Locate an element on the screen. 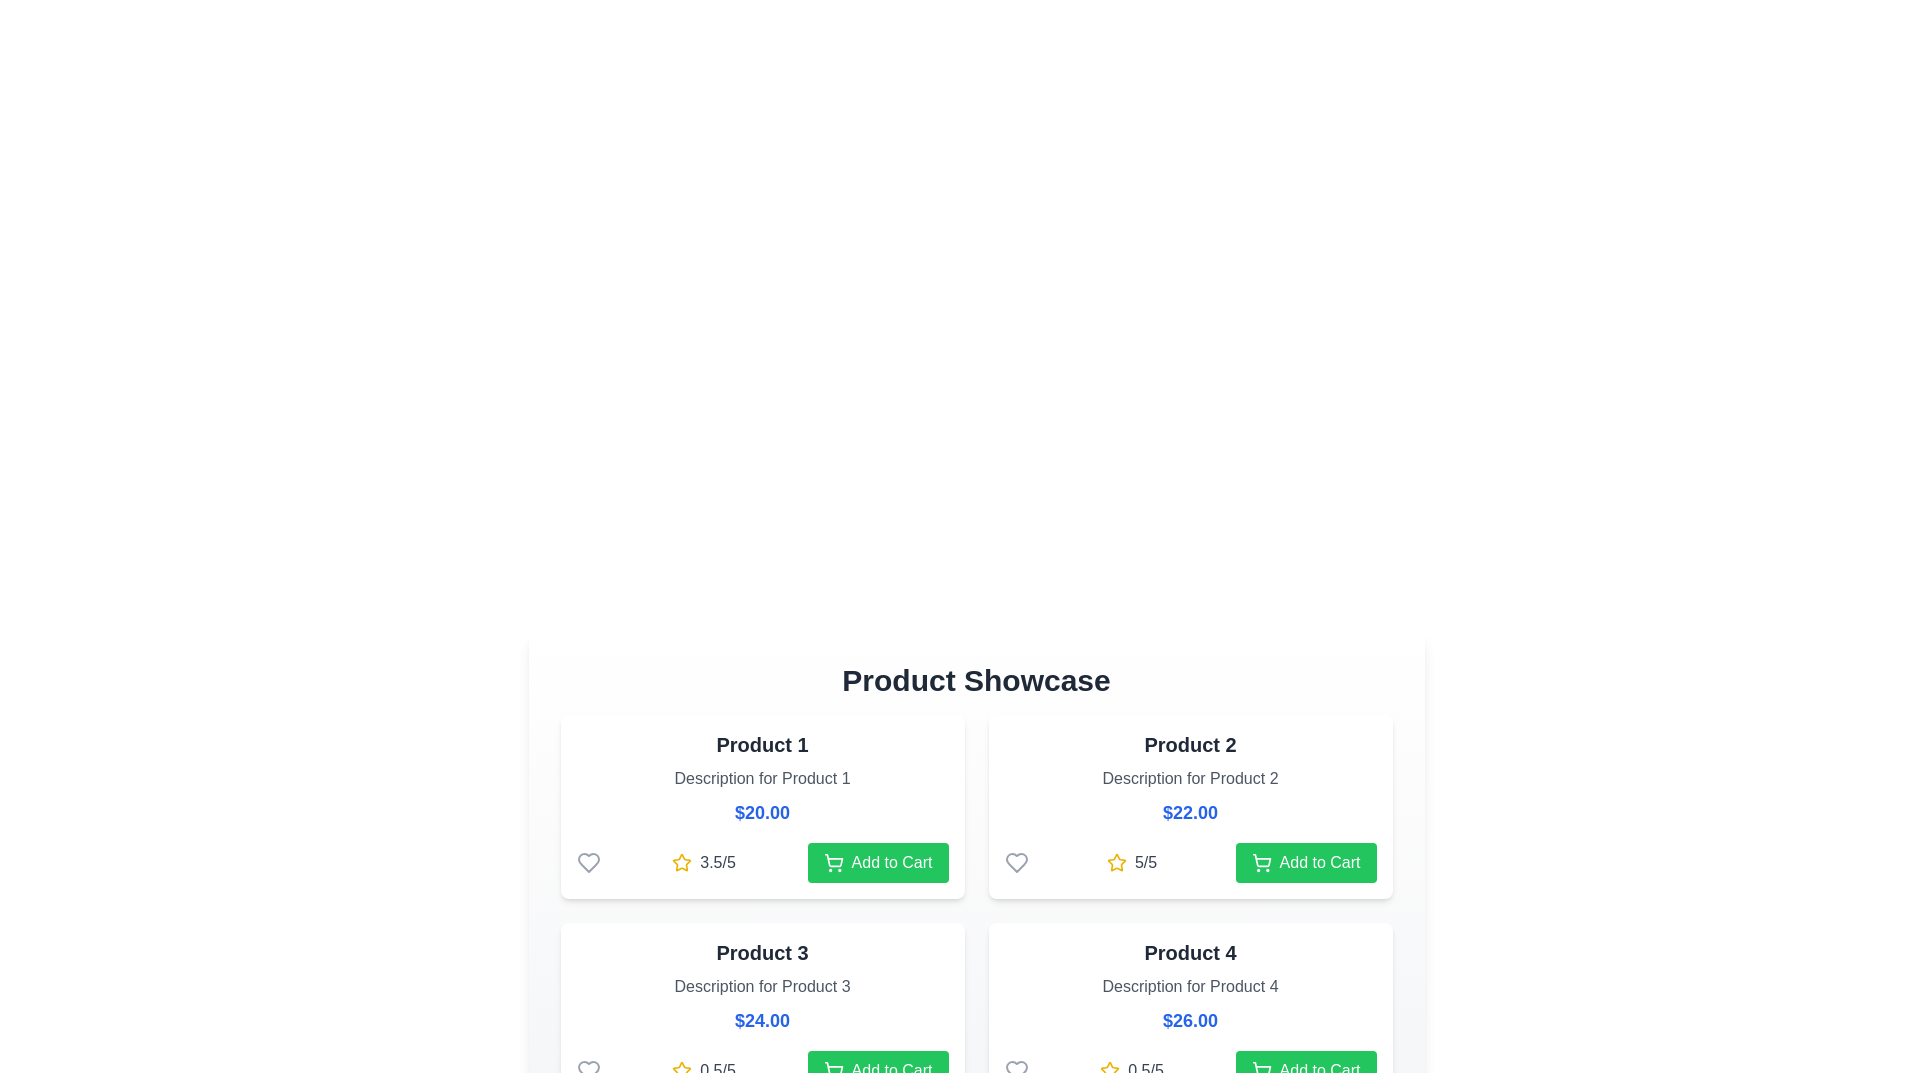  the rating icon that visually indicates a full rating state, positioned to the left of the '5/5' label, for accessibility purposes is located at coordinates (1115, 862).